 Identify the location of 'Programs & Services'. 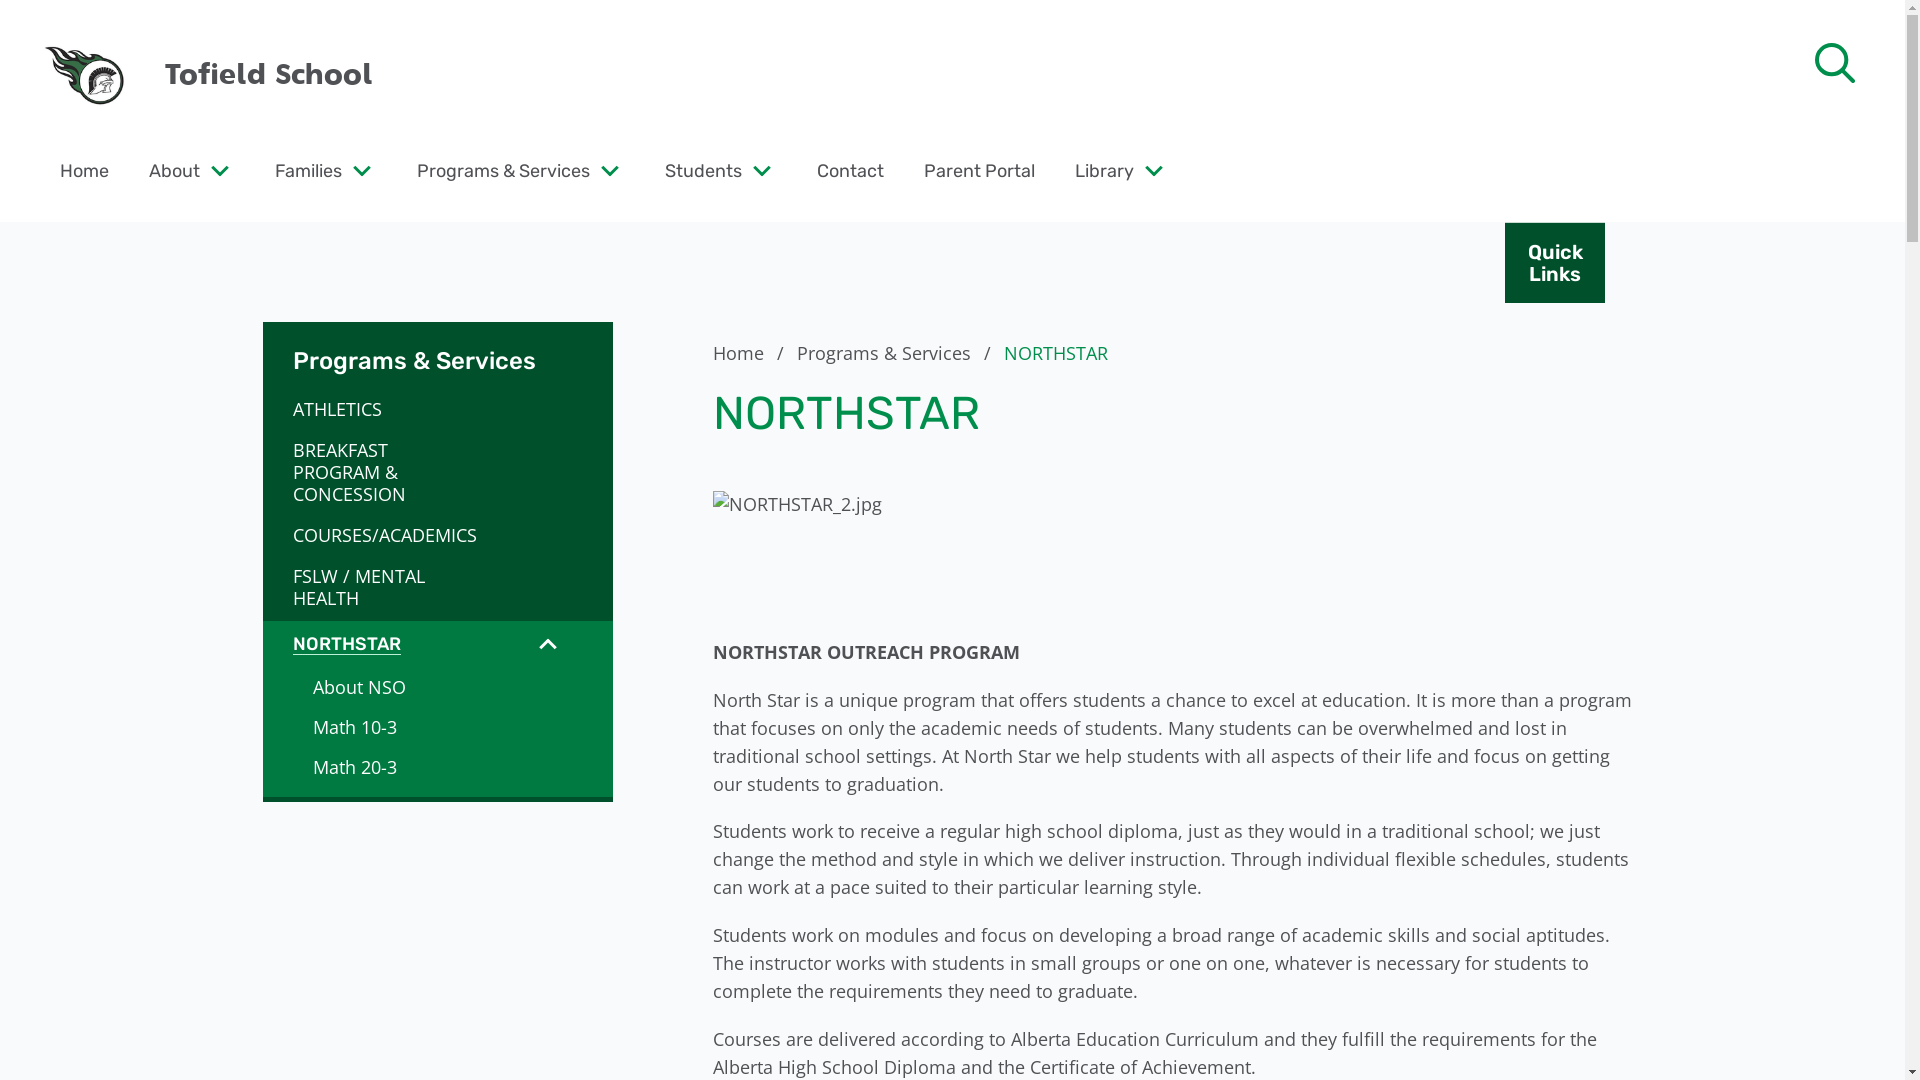
(435, 347).